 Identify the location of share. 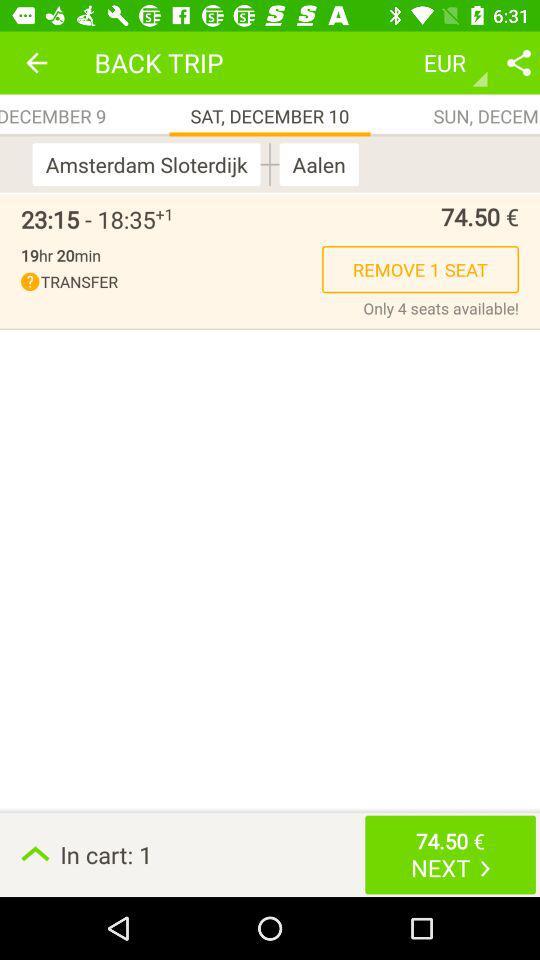
(518, 62).